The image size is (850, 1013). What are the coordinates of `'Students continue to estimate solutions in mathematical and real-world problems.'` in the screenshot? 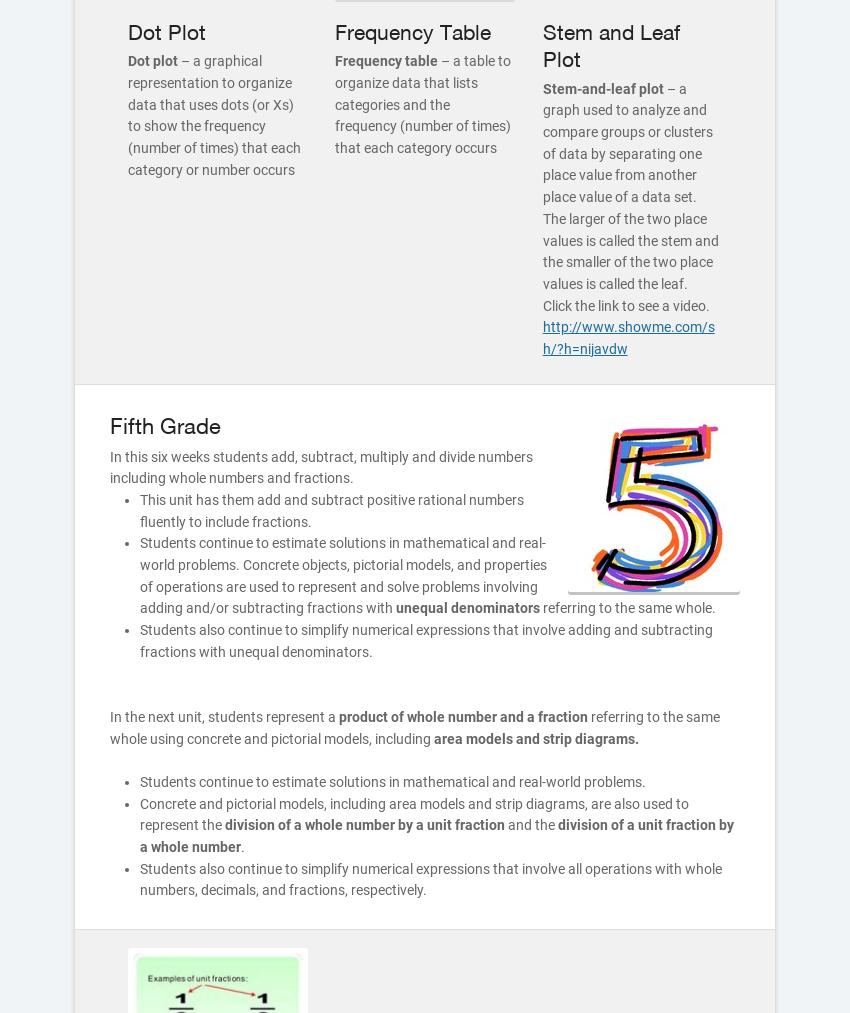 It's located at (393, 781).